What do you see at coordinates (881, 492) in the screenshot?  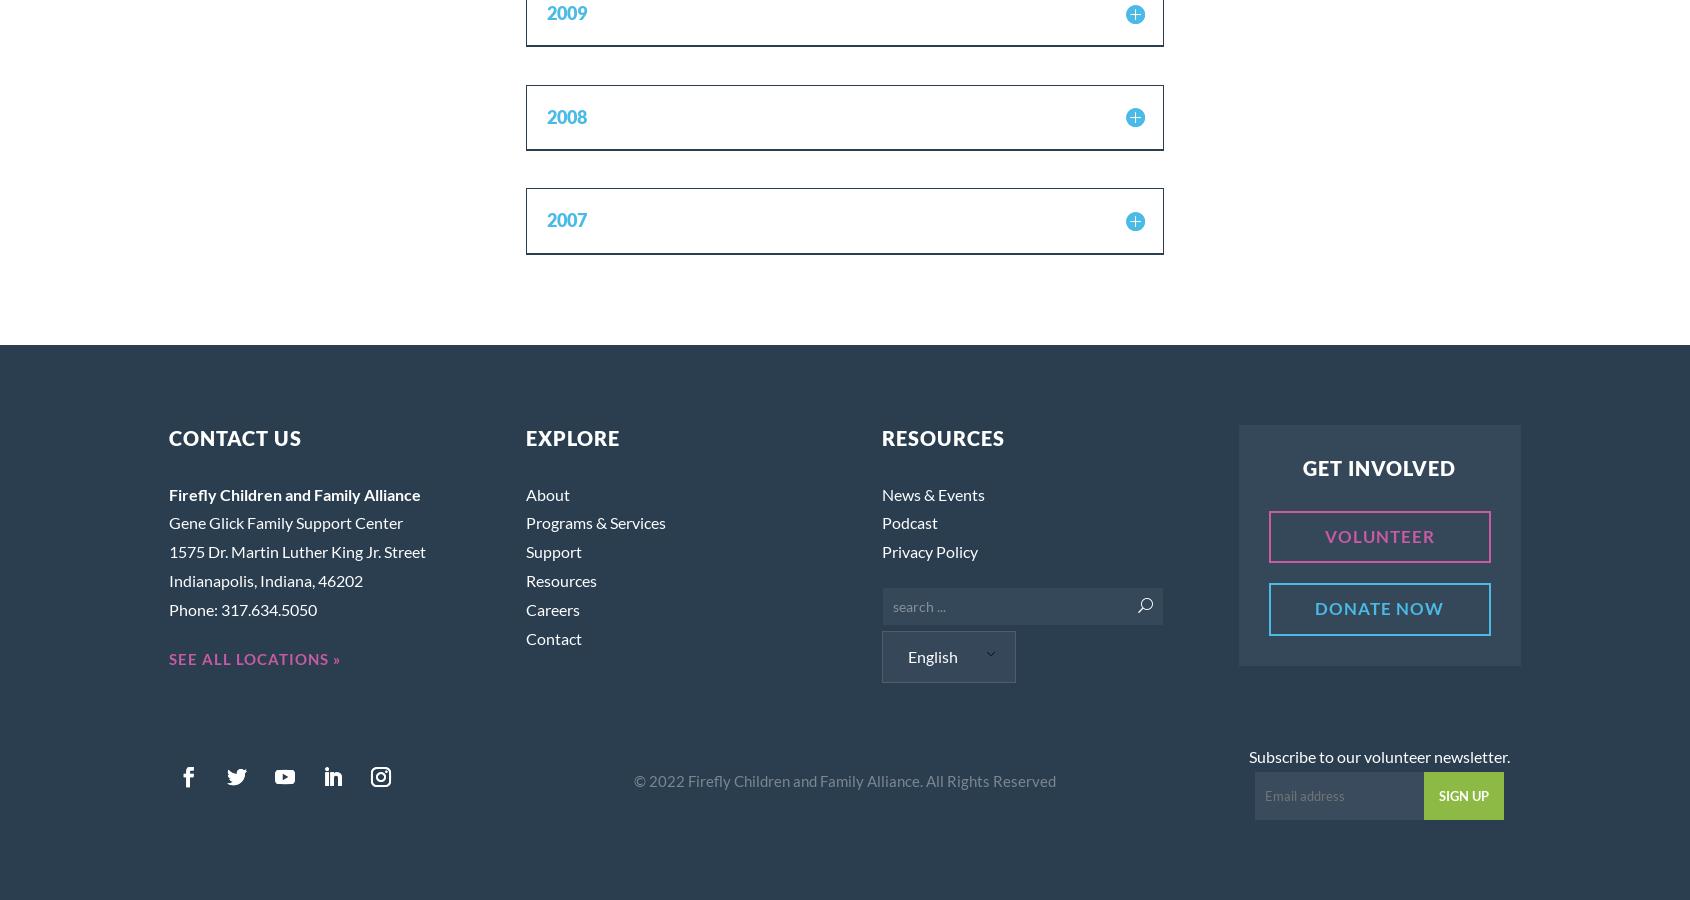 I see `'News & Events'` at bounding box center [881, 492].